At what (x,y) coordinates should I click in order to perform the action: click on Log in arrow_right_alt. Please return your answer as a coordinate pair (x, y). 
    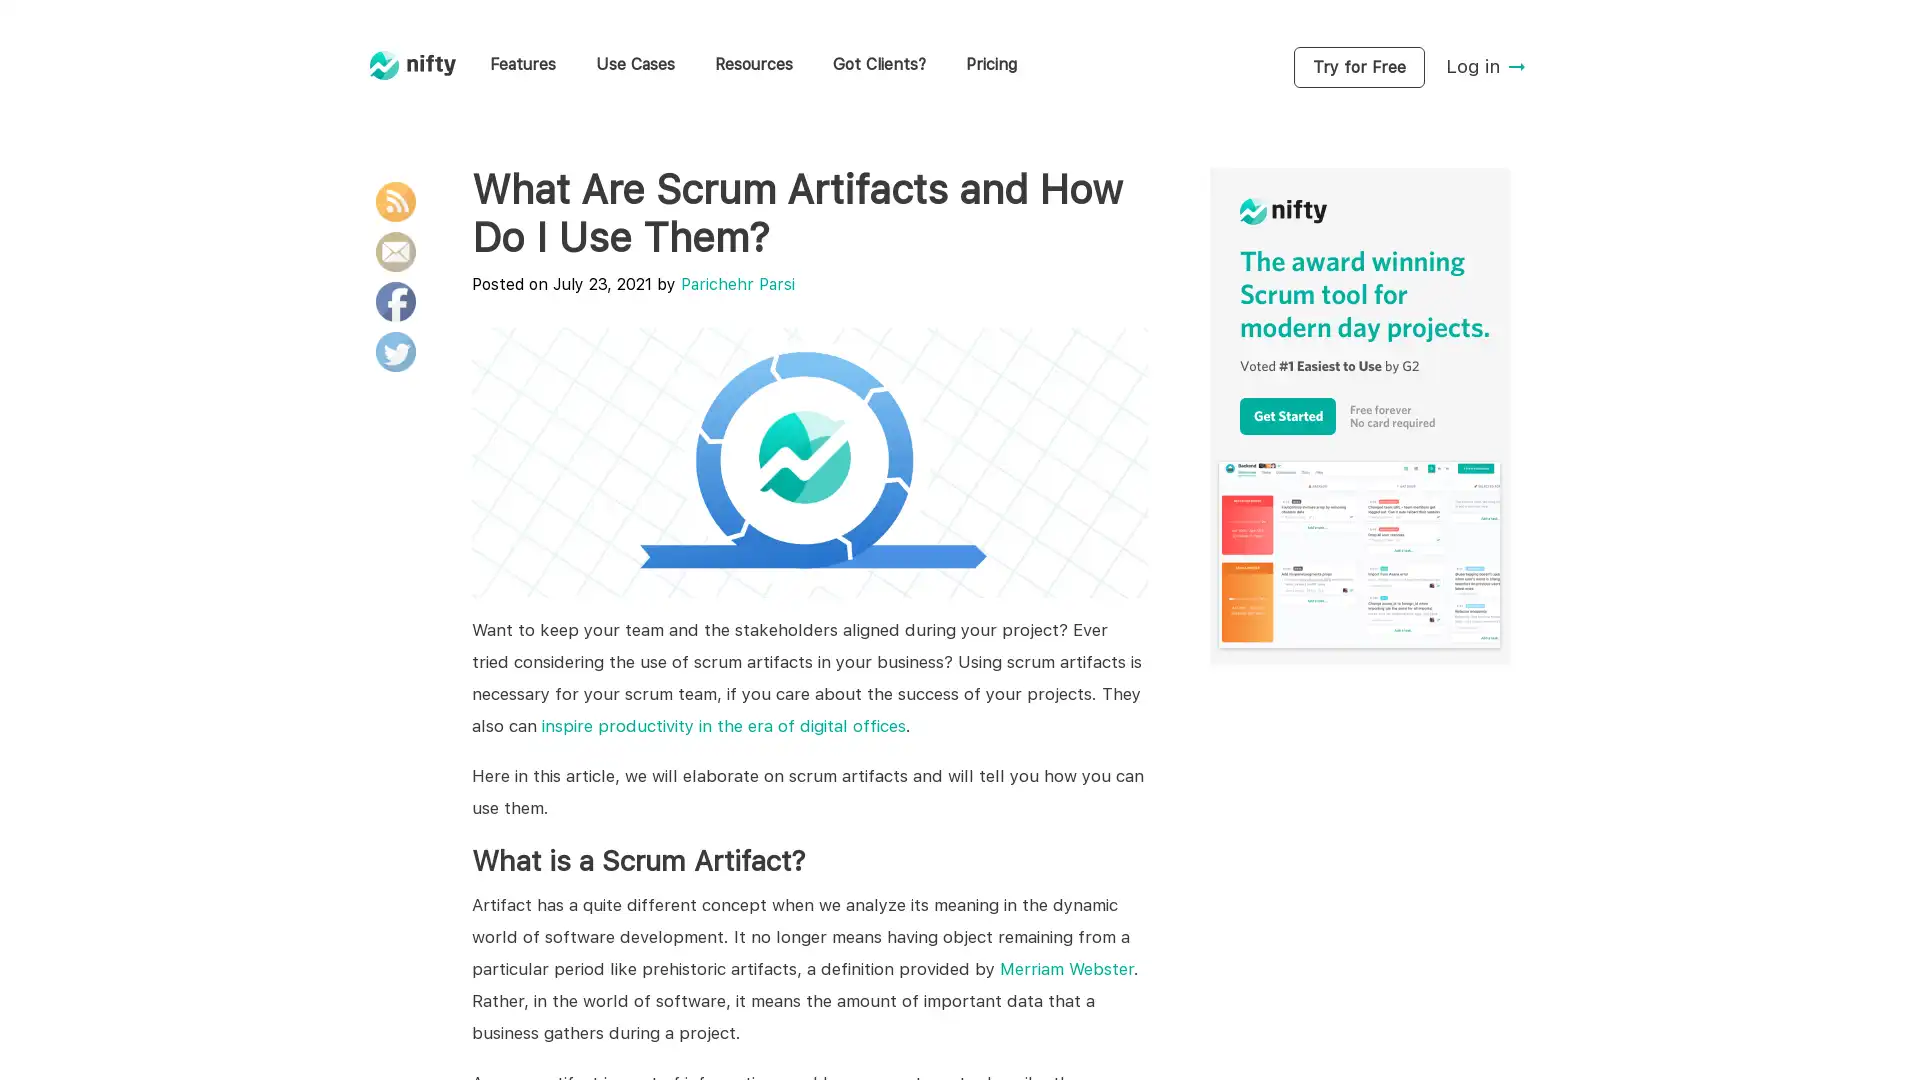
    Looking at the image, I should click on (1486, 66).